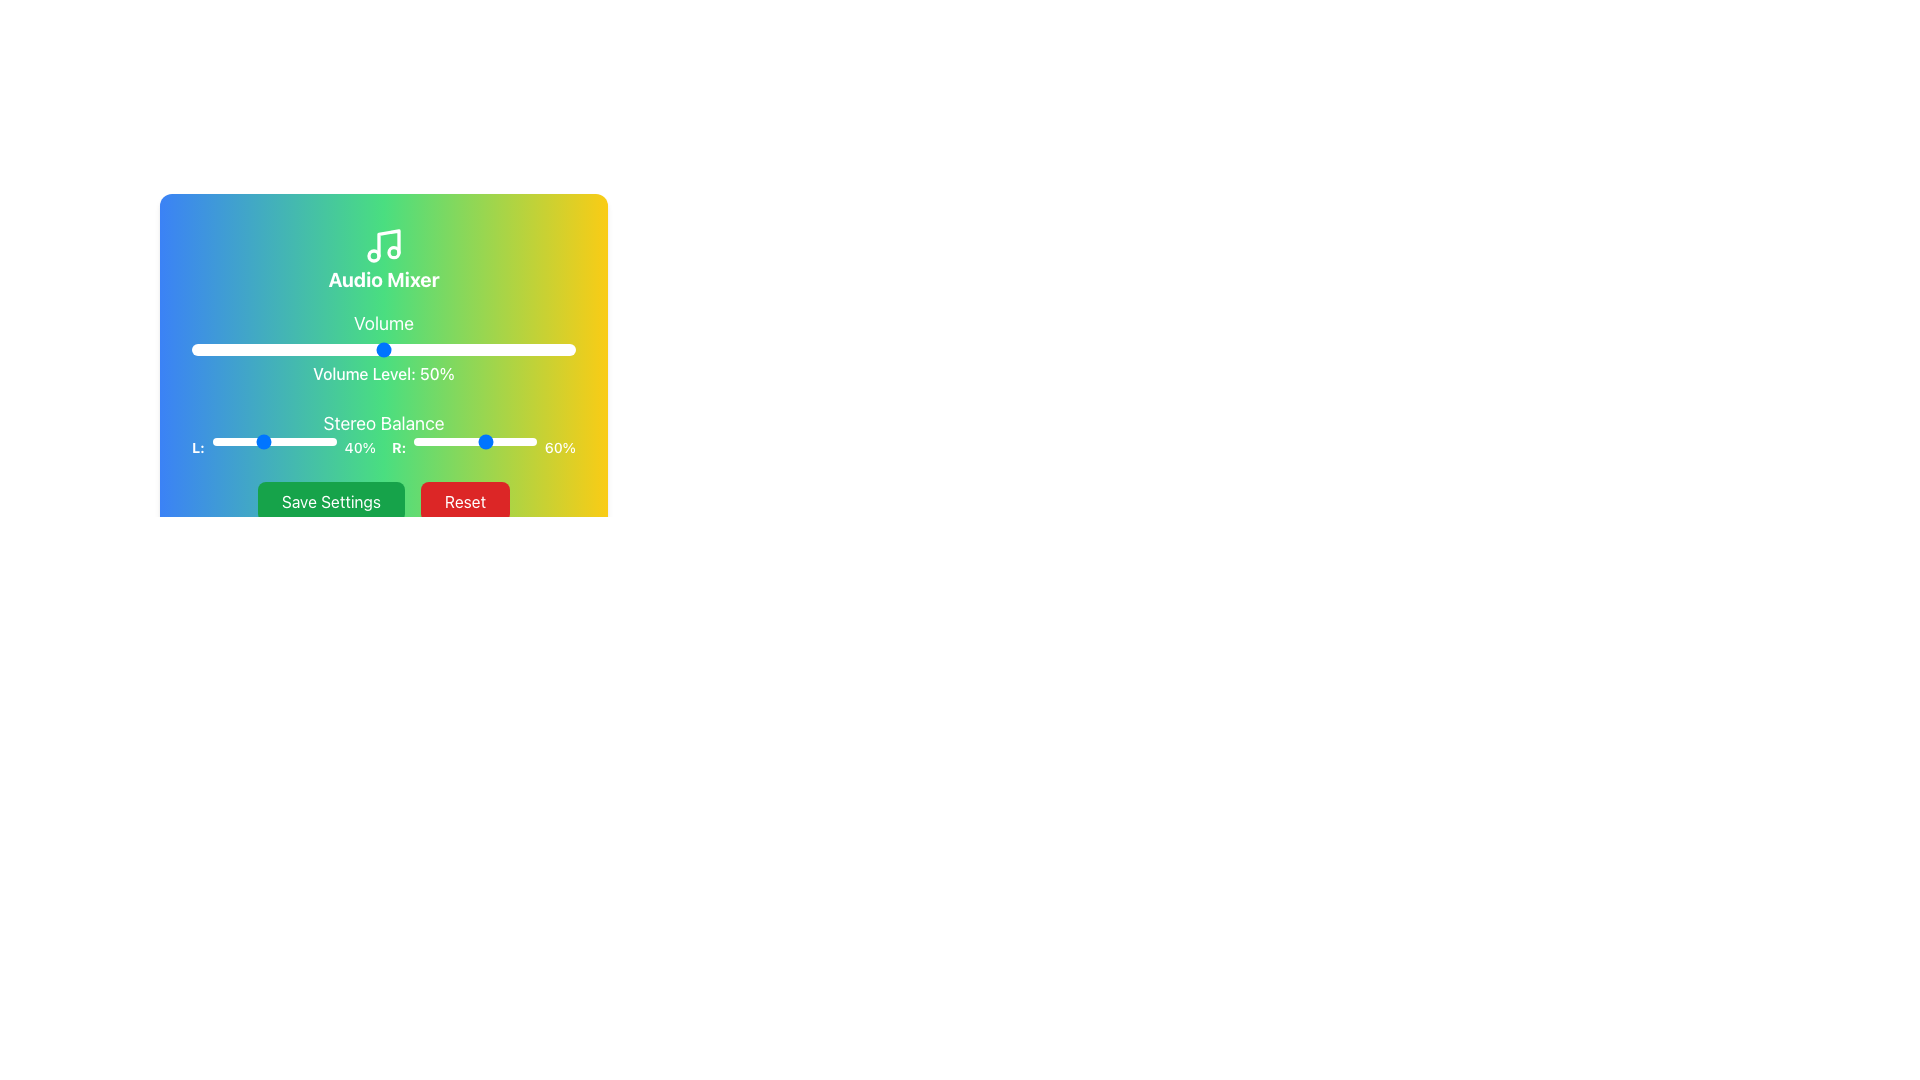 This screenshot has height=1080, width=1920. Describe the element at coordinates (426, 441) in the screenshot. I see `the stereo balance` at that location.